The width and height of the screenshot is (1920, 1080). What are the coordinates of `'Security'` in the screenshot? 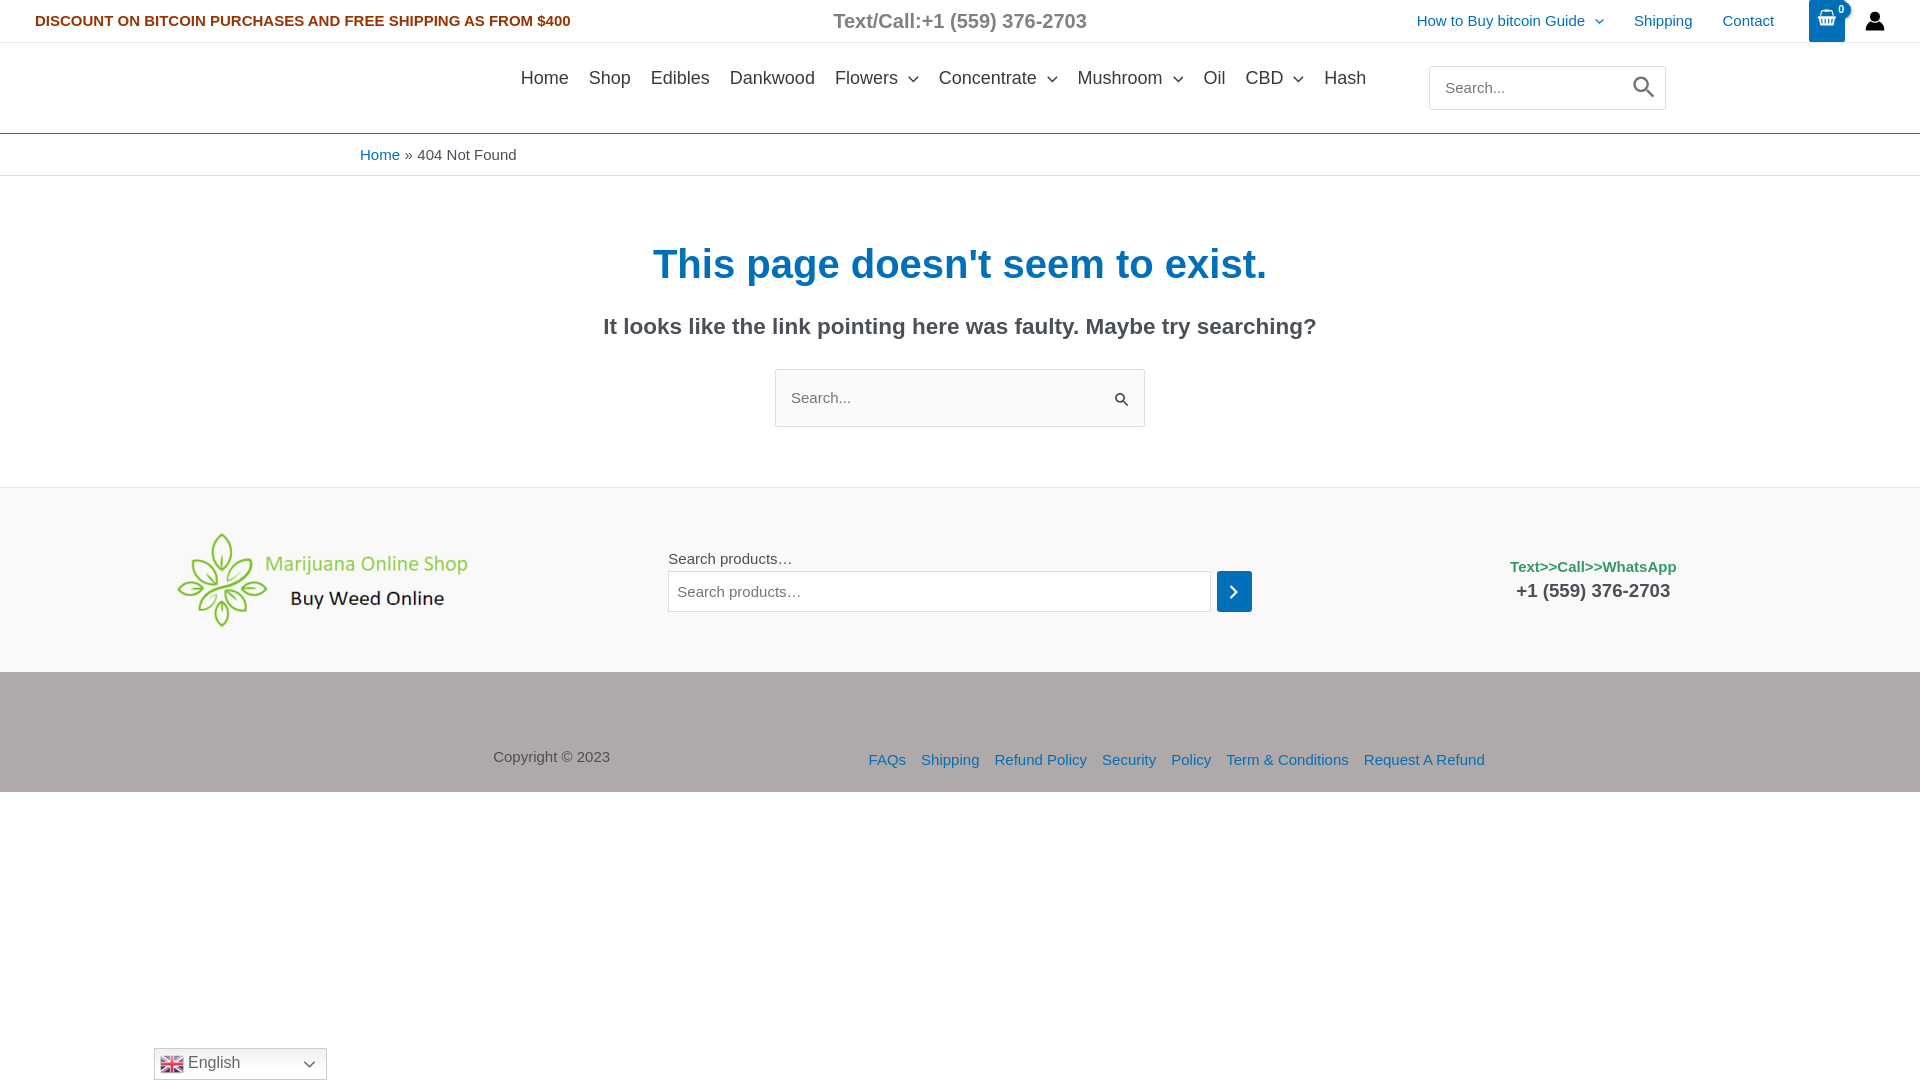 It's located at (1129, 759).